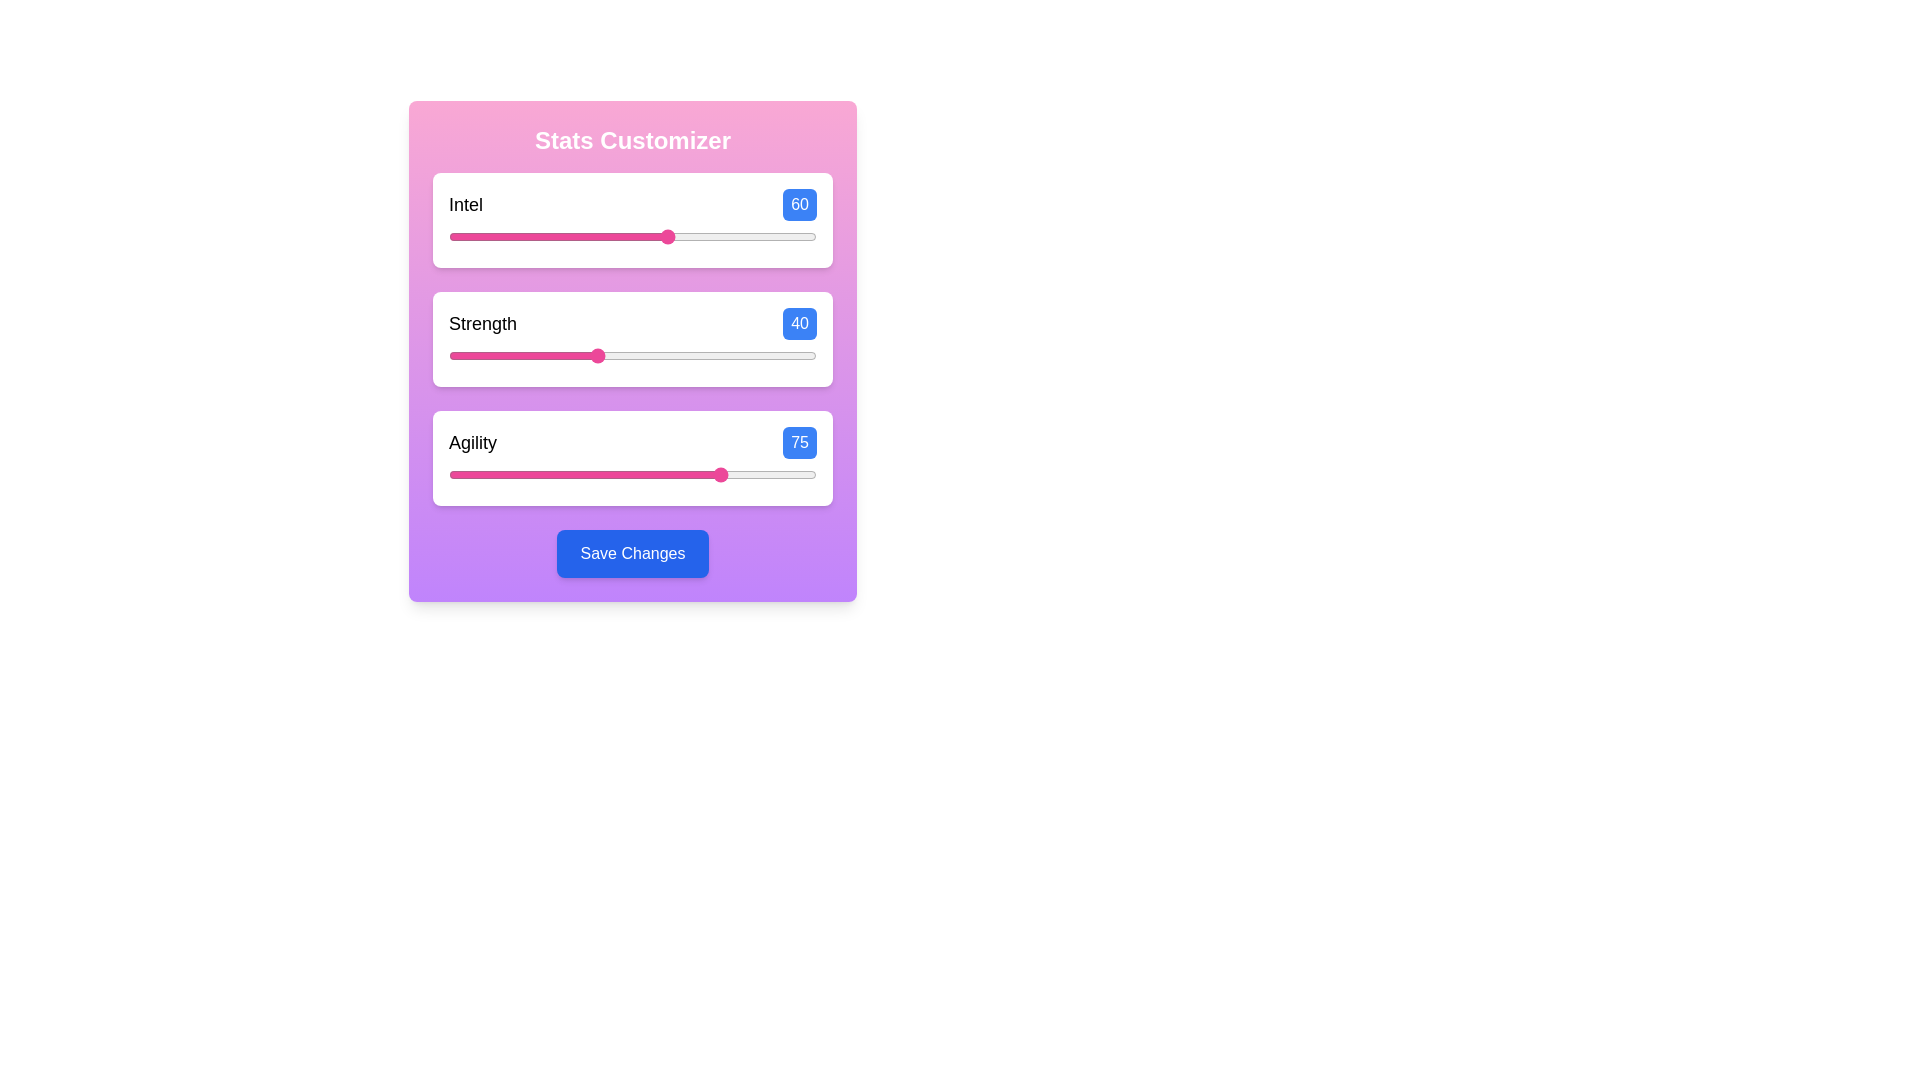 This screenshot has width=1920, height=1080. I want to click on the agility level, so click(541, 474).